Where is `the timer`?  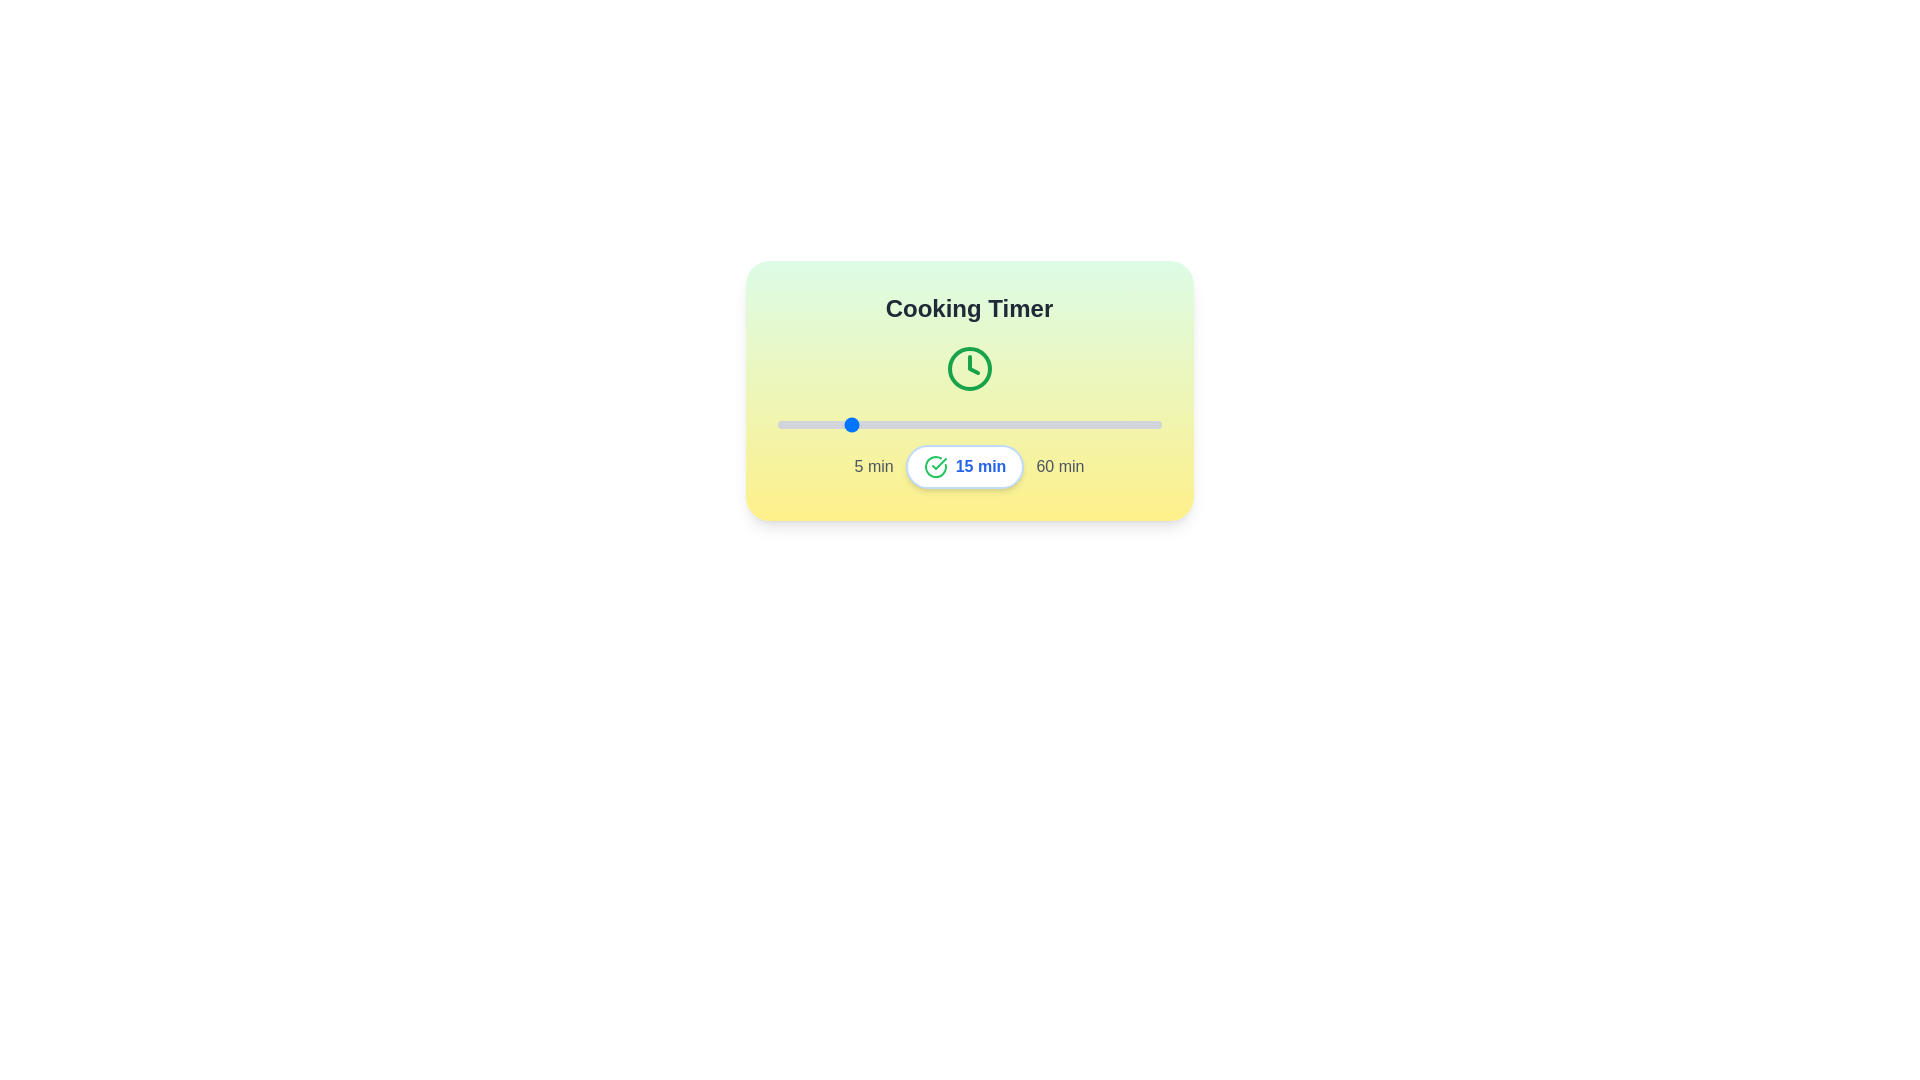
the timer is located at coordinates (986, 423).